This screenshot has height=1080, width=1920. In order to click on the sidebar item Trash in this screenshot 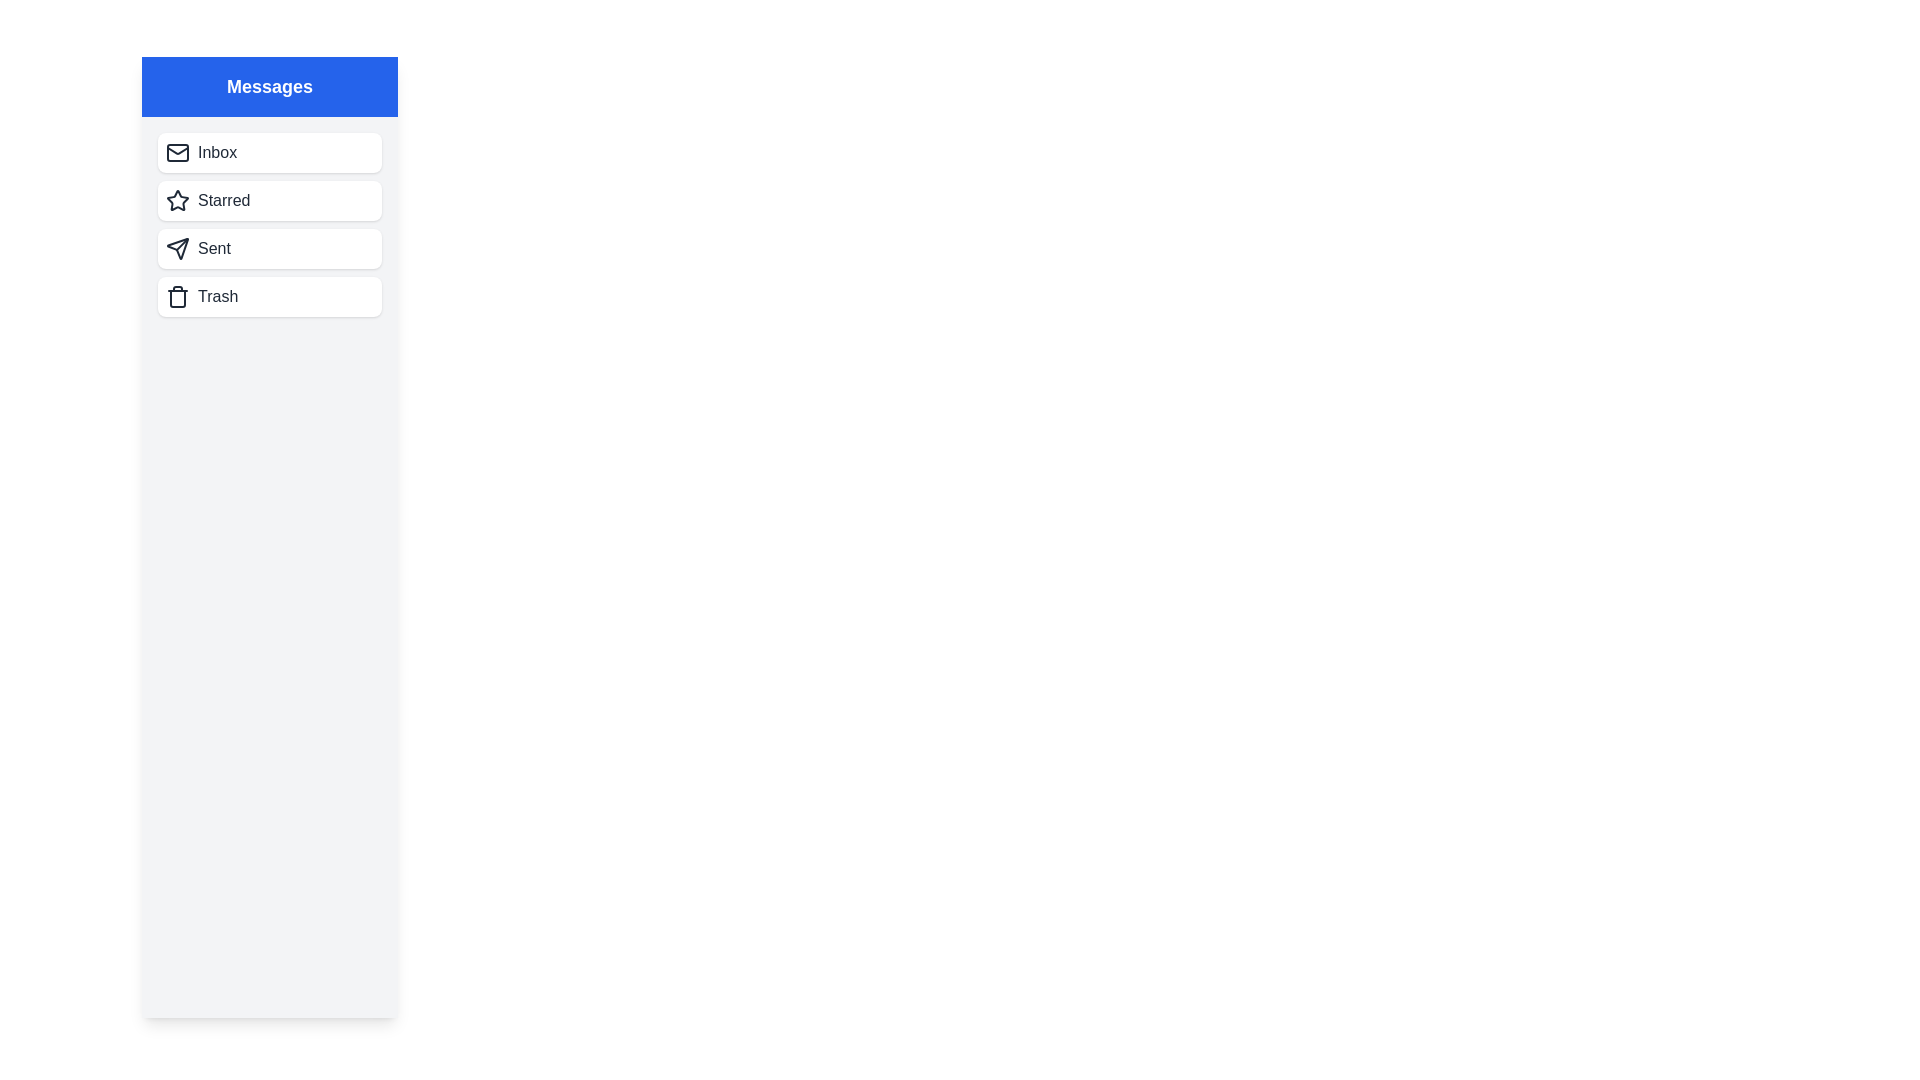, I will do `click(268, 297)`.